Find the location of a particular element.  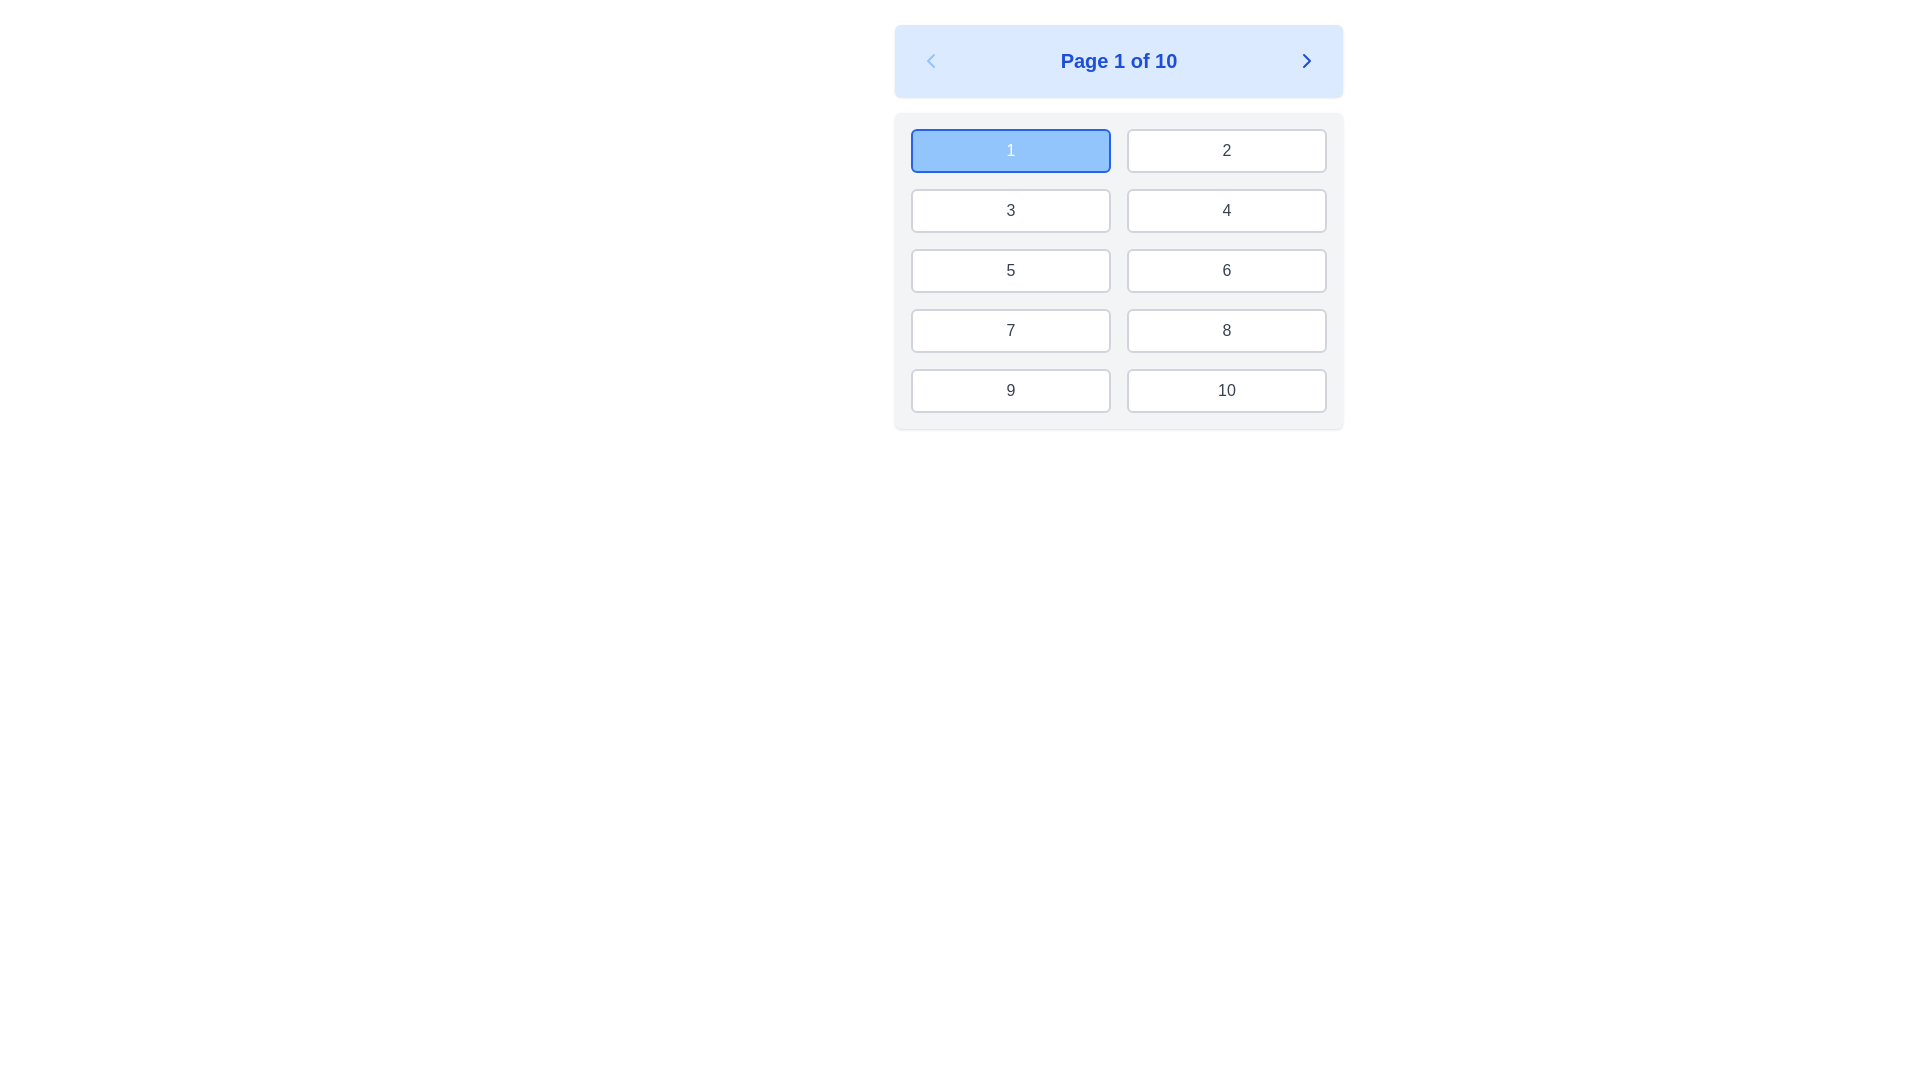

the rectangular button displaying the number '6', which has a white background and gray text is located at coordinates (1226, 270).